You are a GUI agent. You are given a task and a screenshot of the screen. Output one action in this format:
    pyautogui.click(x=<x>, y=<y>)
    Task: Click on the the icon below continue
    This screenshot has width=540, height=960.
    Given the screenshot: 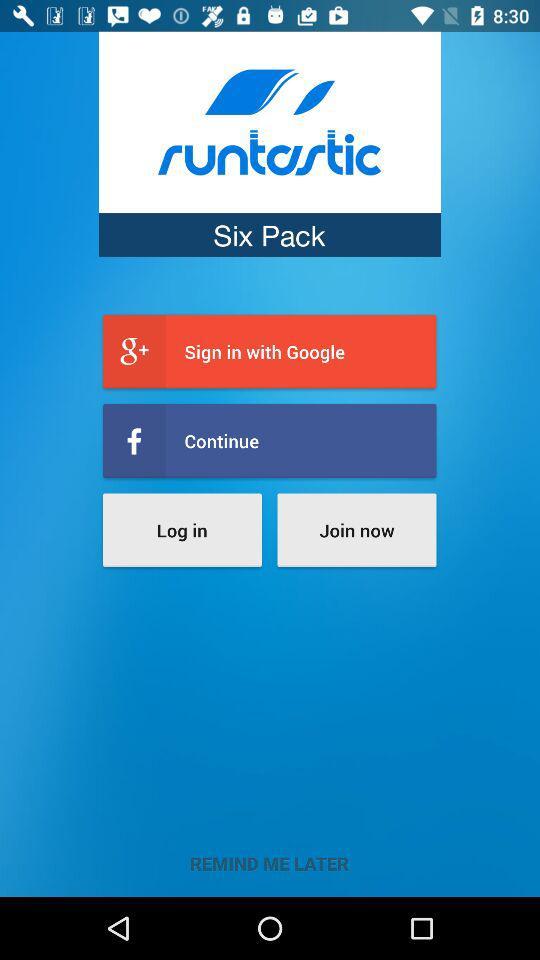 What is the action you would take?
    pyautogui.click(x=355, y=529)
    